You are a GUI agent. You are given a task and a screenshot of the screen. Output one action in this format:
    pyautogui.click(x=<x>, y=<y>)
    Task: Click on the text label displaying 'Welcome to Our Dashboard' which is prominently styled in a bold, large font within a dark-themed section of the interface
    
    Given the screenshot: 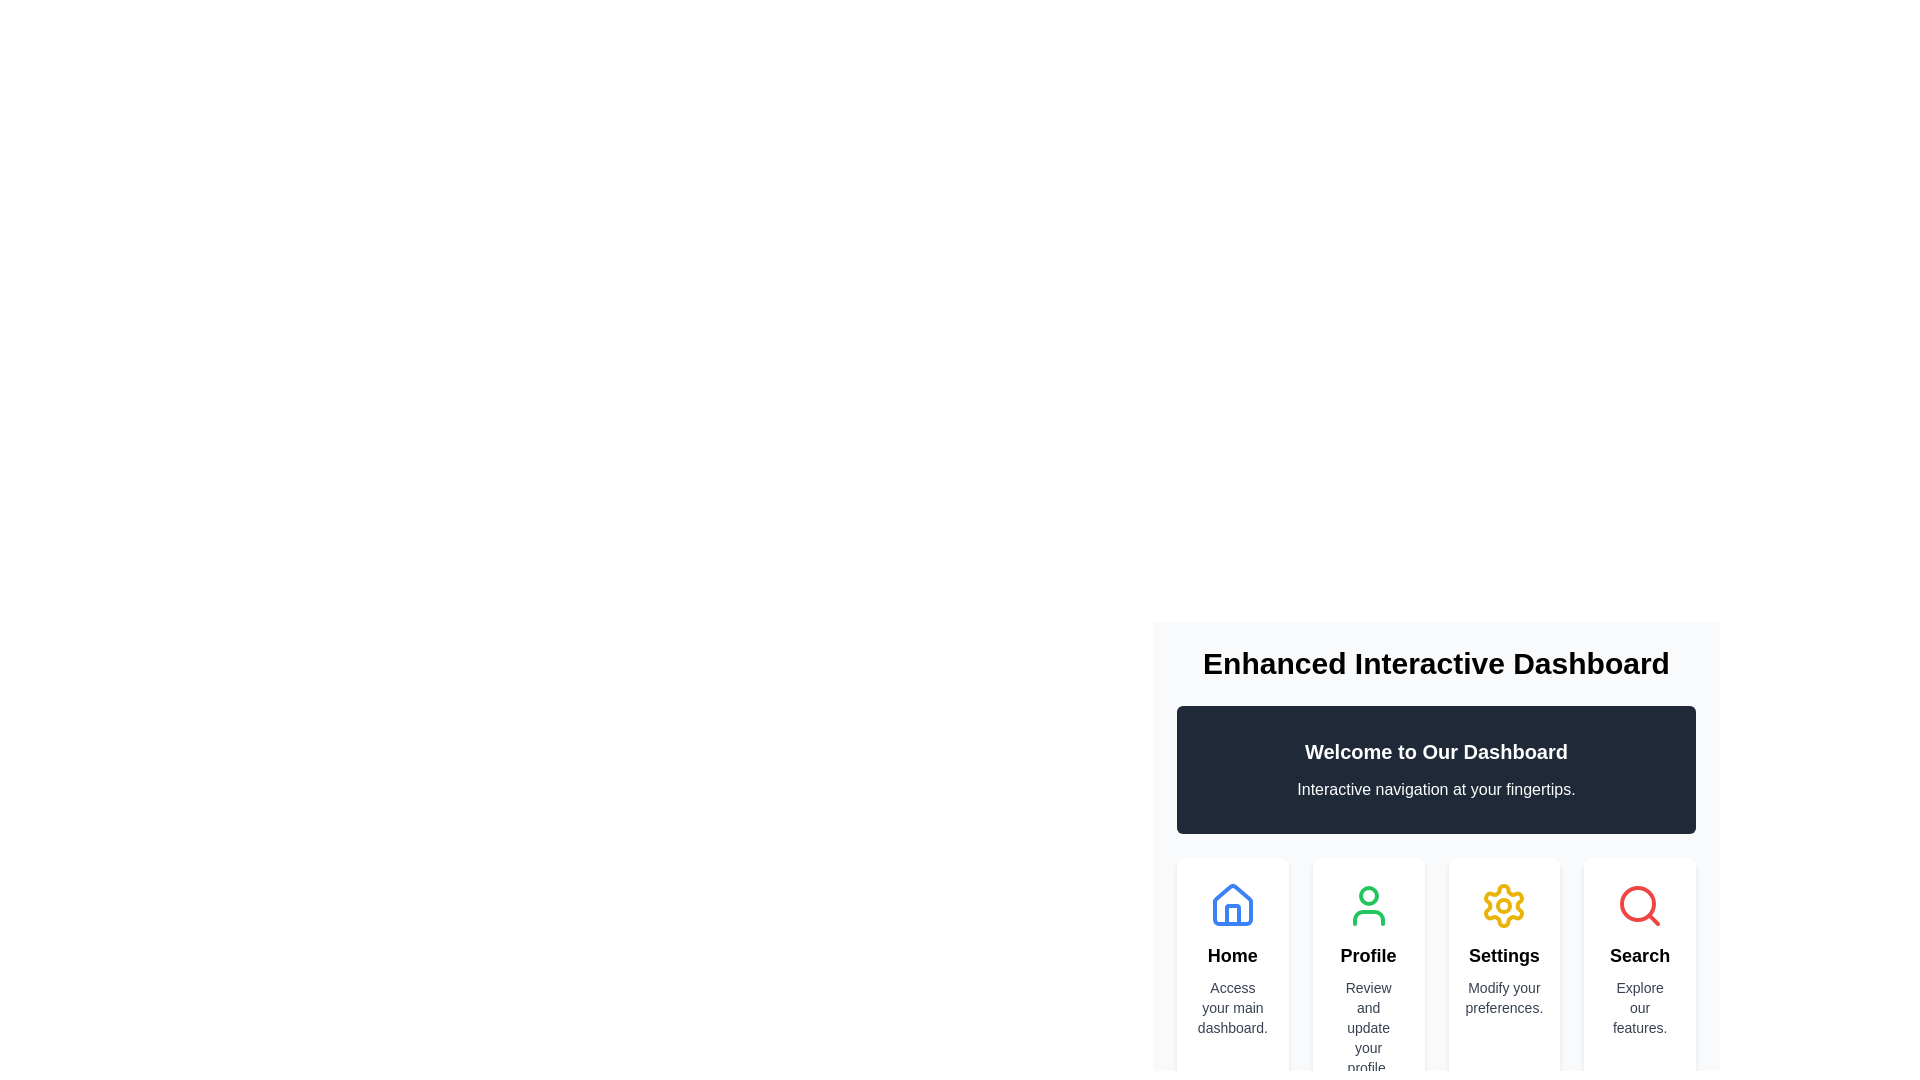 What is the action you would take?
    pyautogui.click(x=1435, y=752)
    